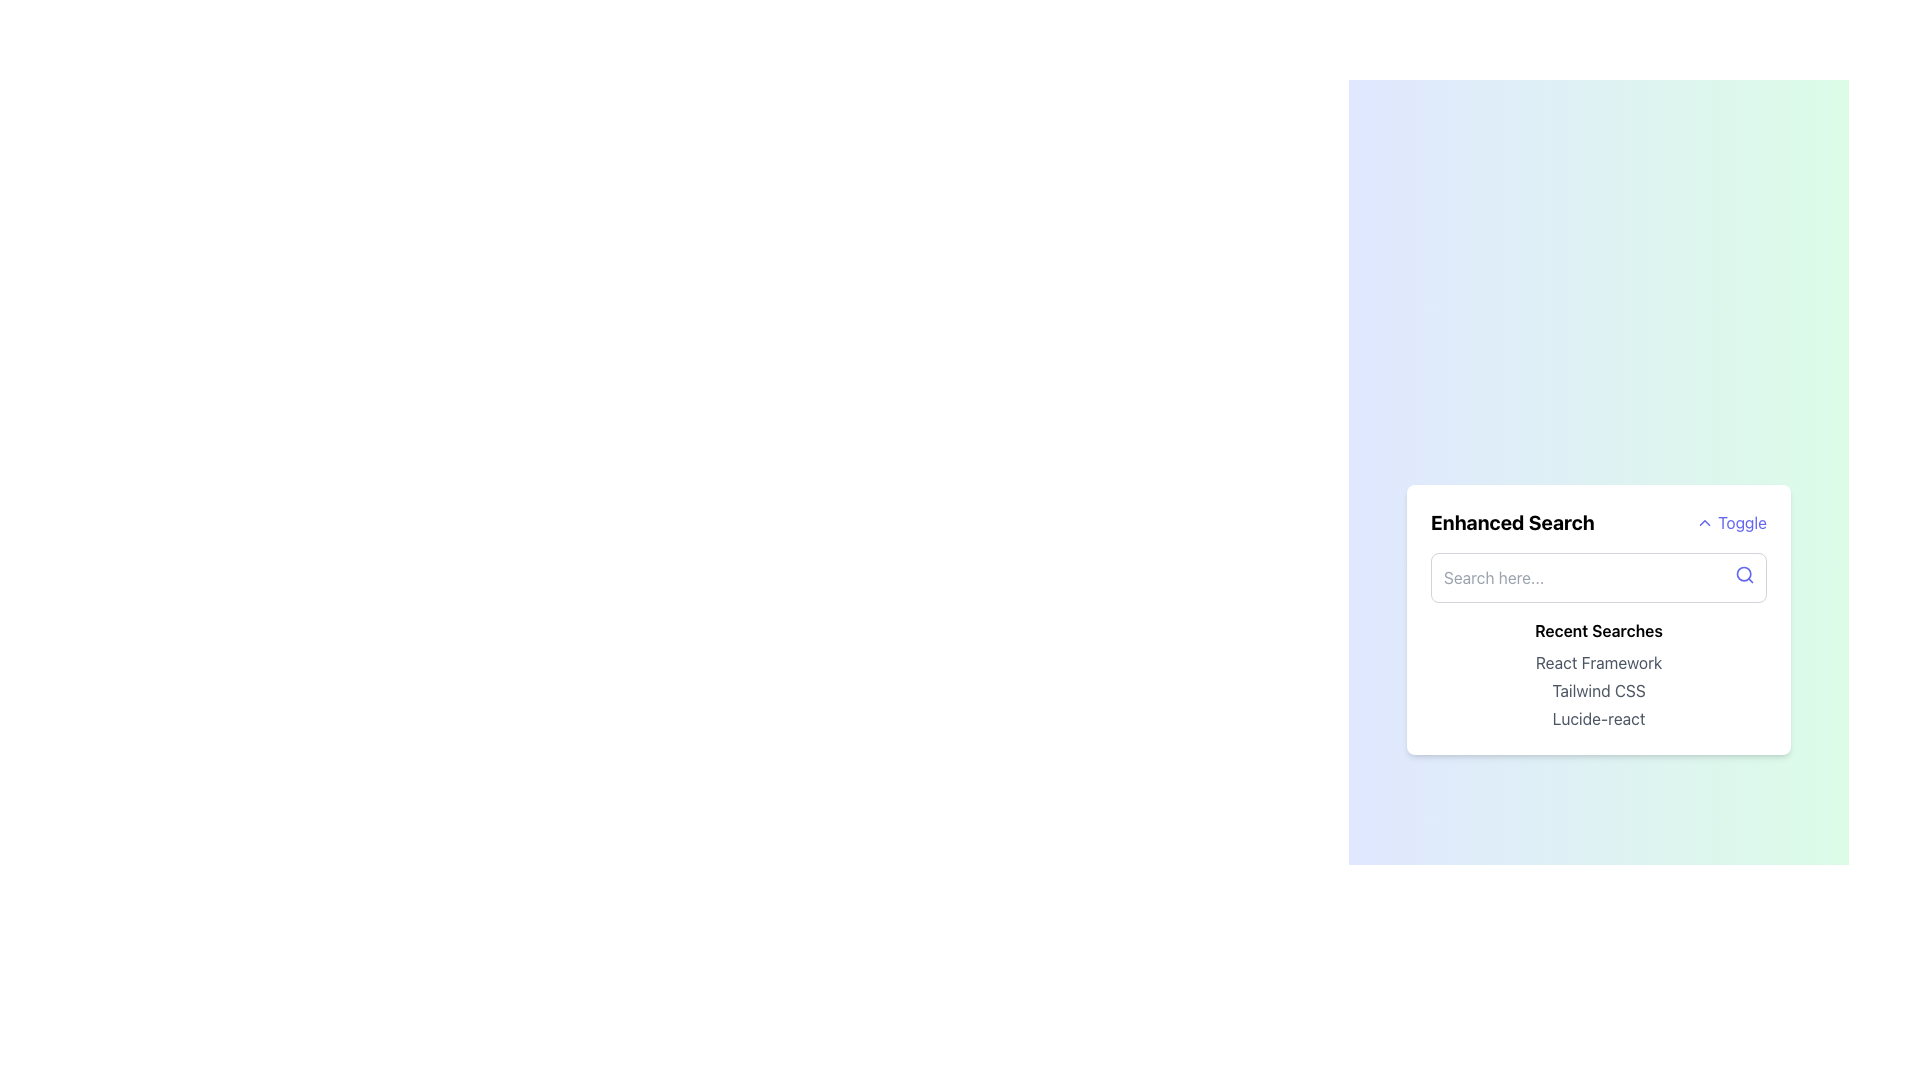 The width and height of the screenshot is (1920, 1080). Describe the element at coordinates (1597, 689) in the screenshot. I see `text label displaying 'Tailwind CSS' located under the 'Recent Searches' section, positioned as the second item in the list` at that location.